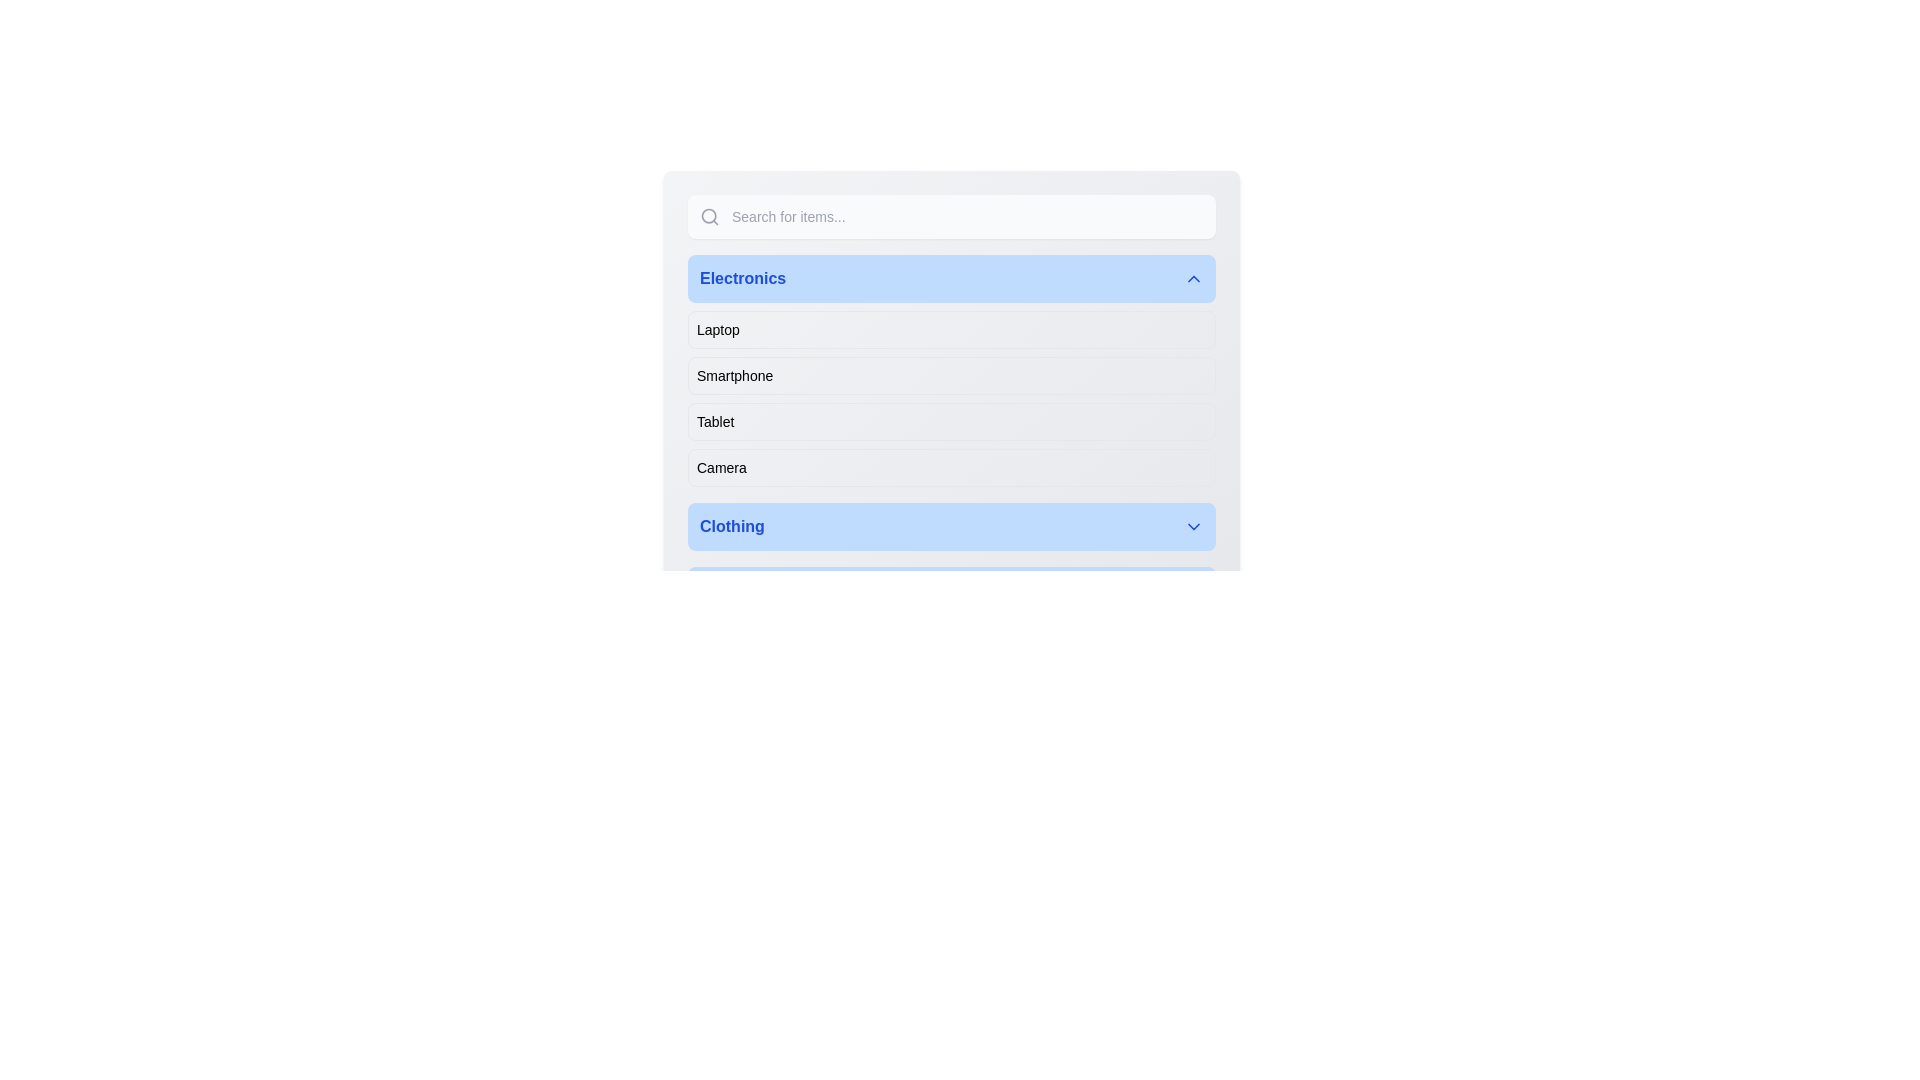 The height and width of the screenshot is (1080, 1920). What do you see at coordinates (950, 375) in the screenshot?
I see `the 'Smartphone' menu item located as the second option under the 'Electronics' section in the collapsible menu` at bounding box center [950, 375].